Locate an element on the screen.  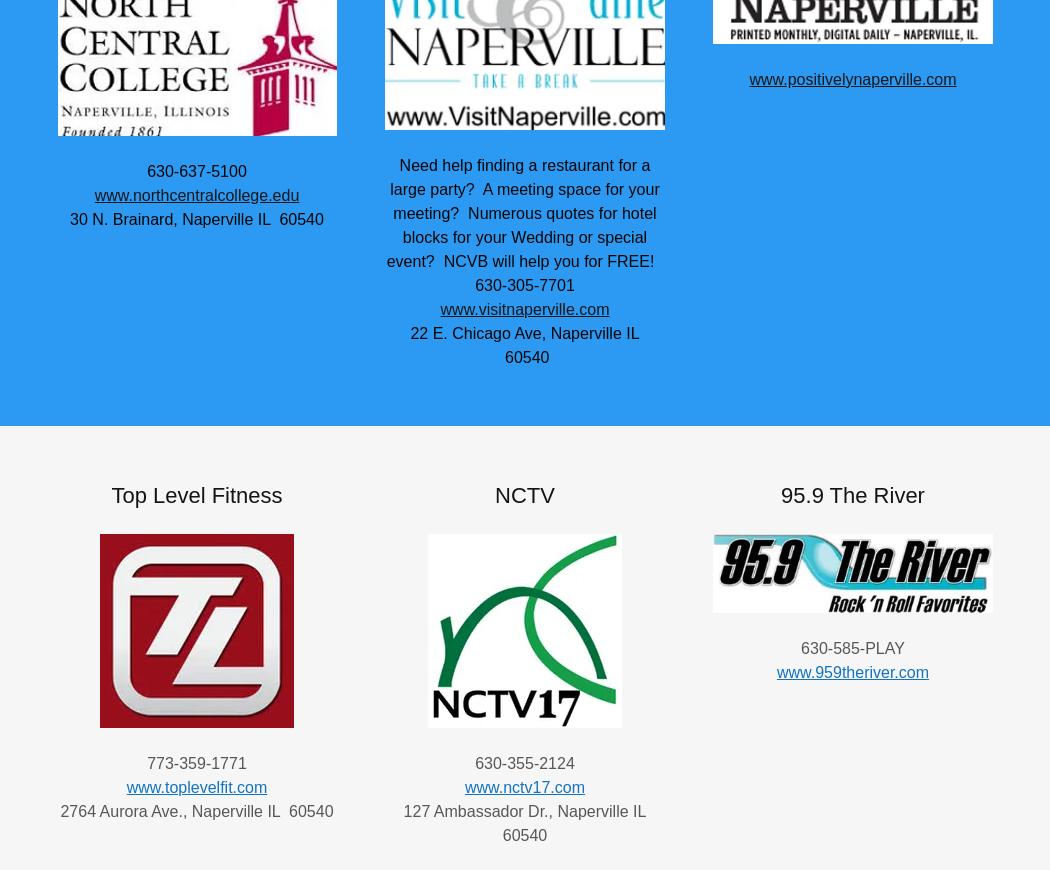
'2764 Aurora Ave., Naperville IL  60540' is located at coordinates (195, 810).